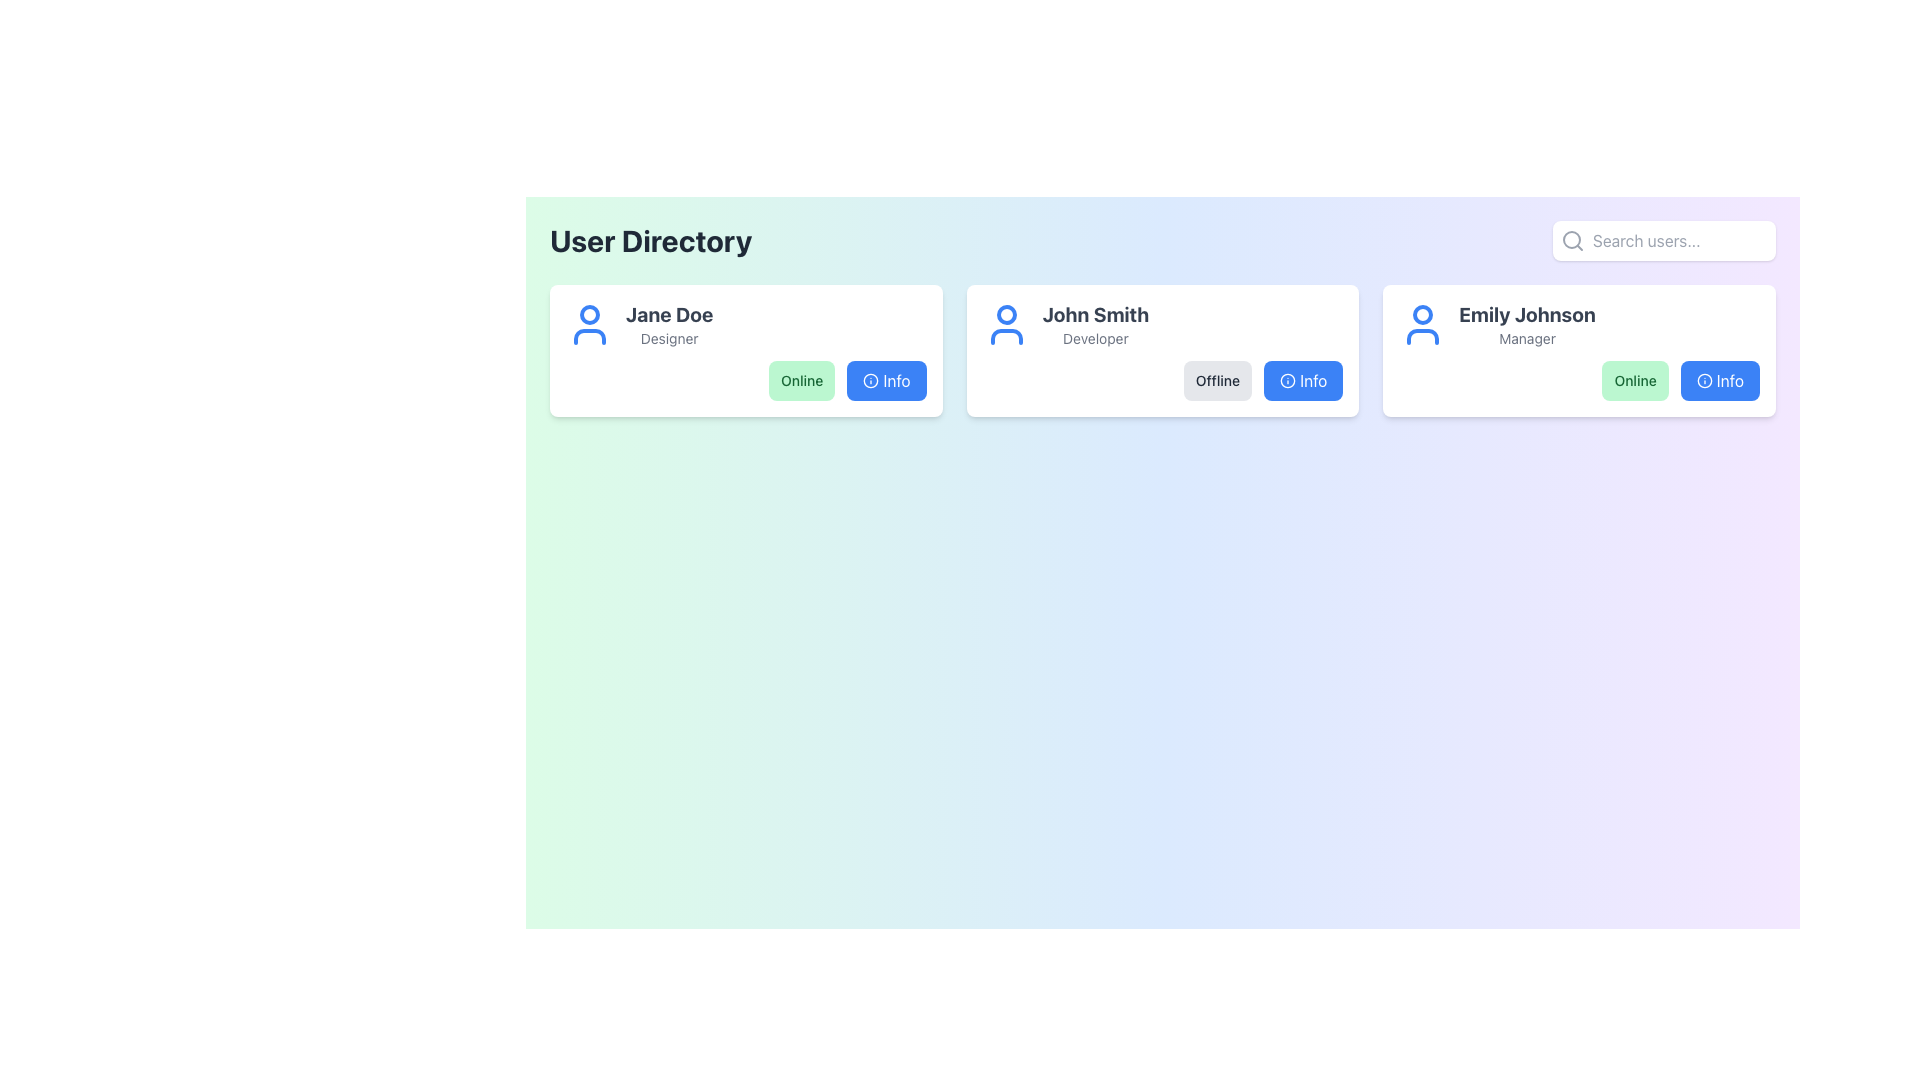 The height and width of the screenshot is (1080, 1920). Describe the element at coordinates (1680, 239) in the screenshot. I see `the text input field located at the top-right section of the interface to start typing a search query` at that location.